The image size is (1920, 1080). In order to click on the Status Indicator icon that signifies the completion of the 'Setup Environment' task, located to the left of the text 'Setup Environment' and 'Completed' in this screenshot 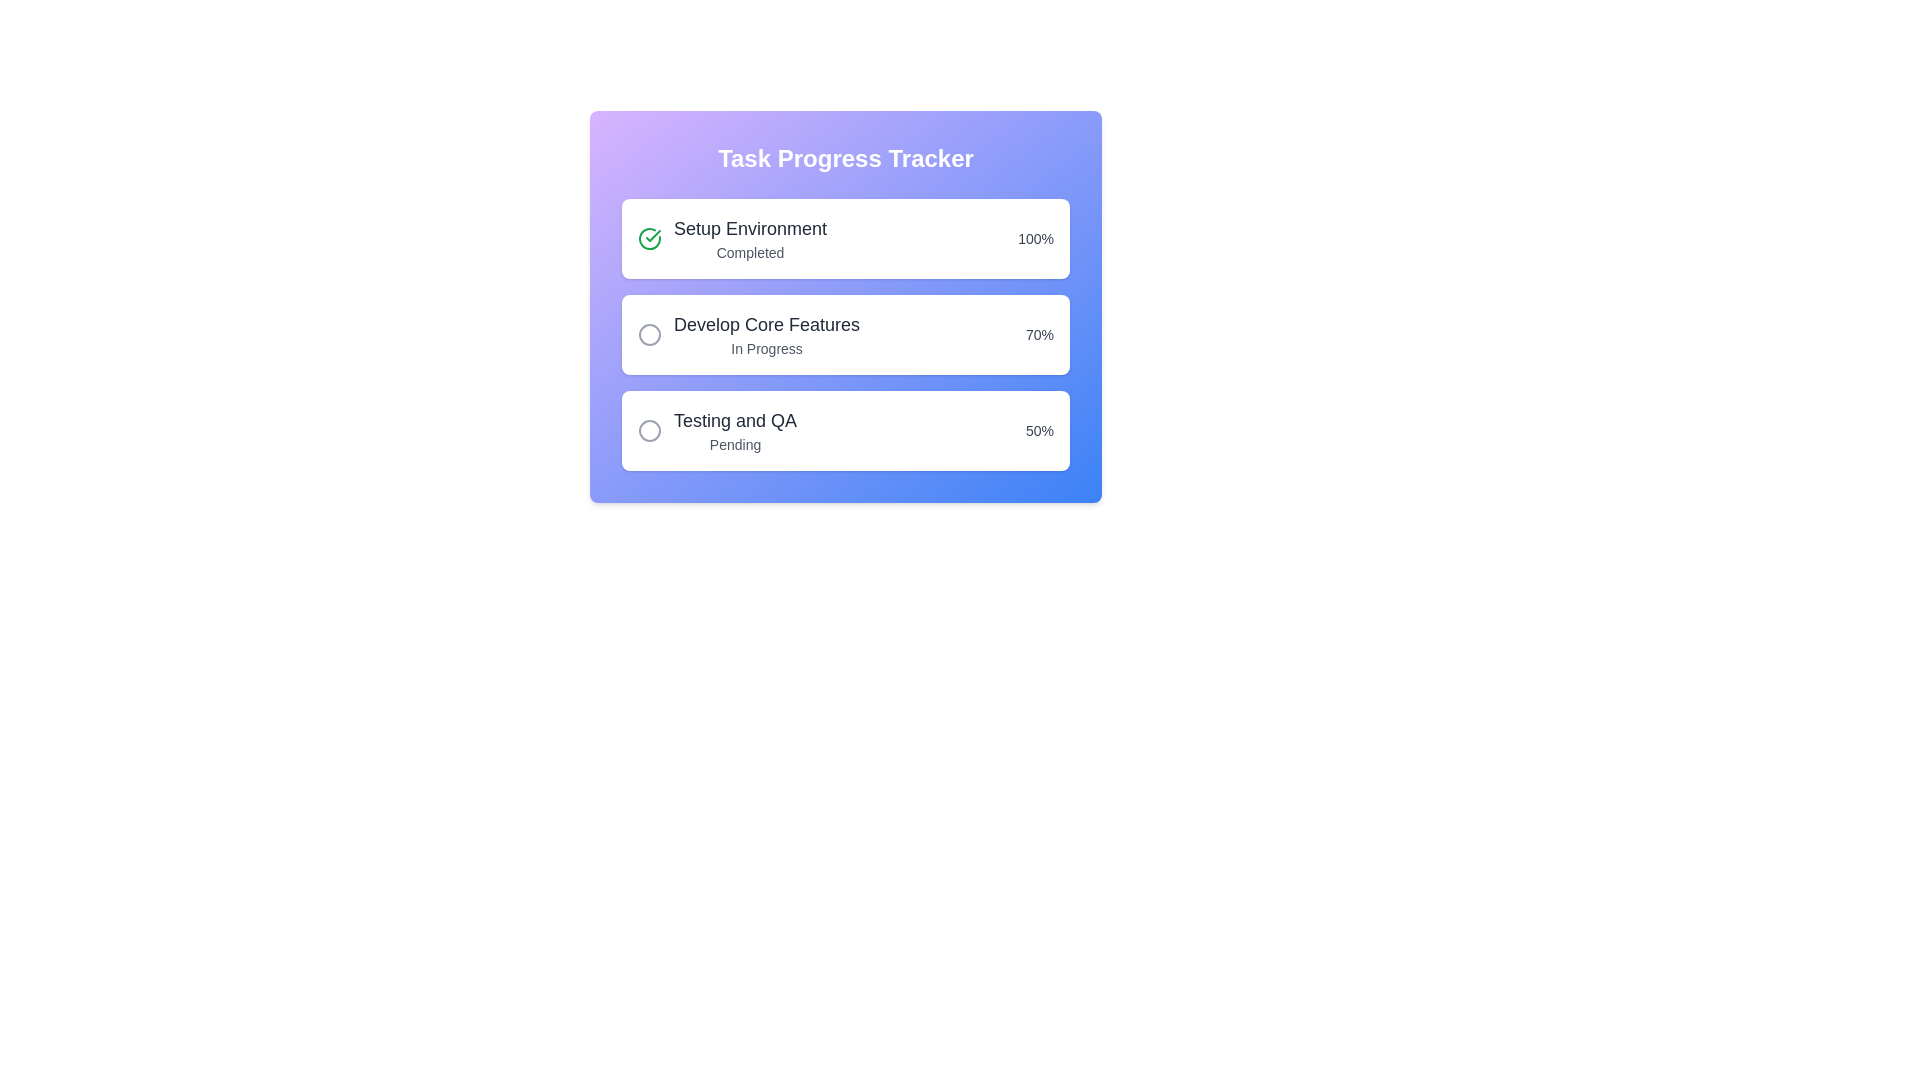, I will do `click(649, 238)`.